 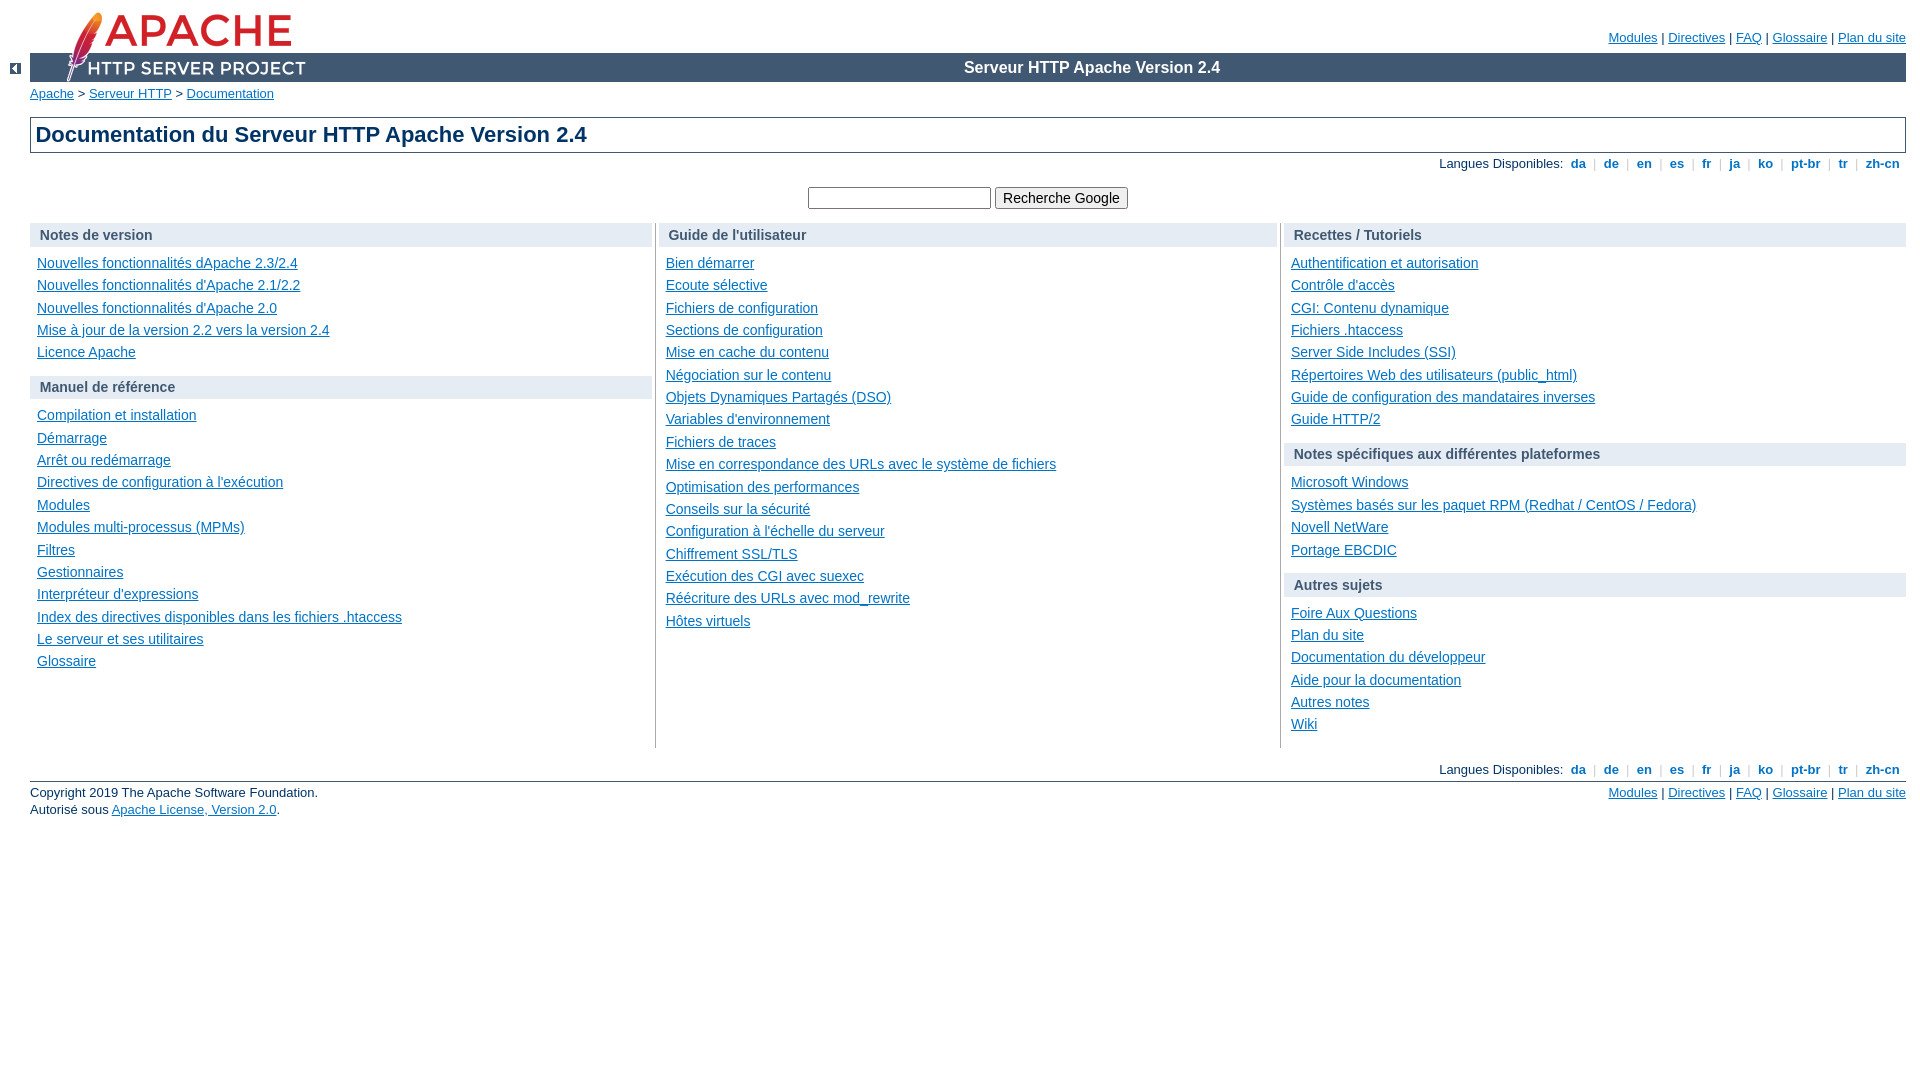 I want to click on 'Guide HTTP/2', so click(x=1335, y=418).